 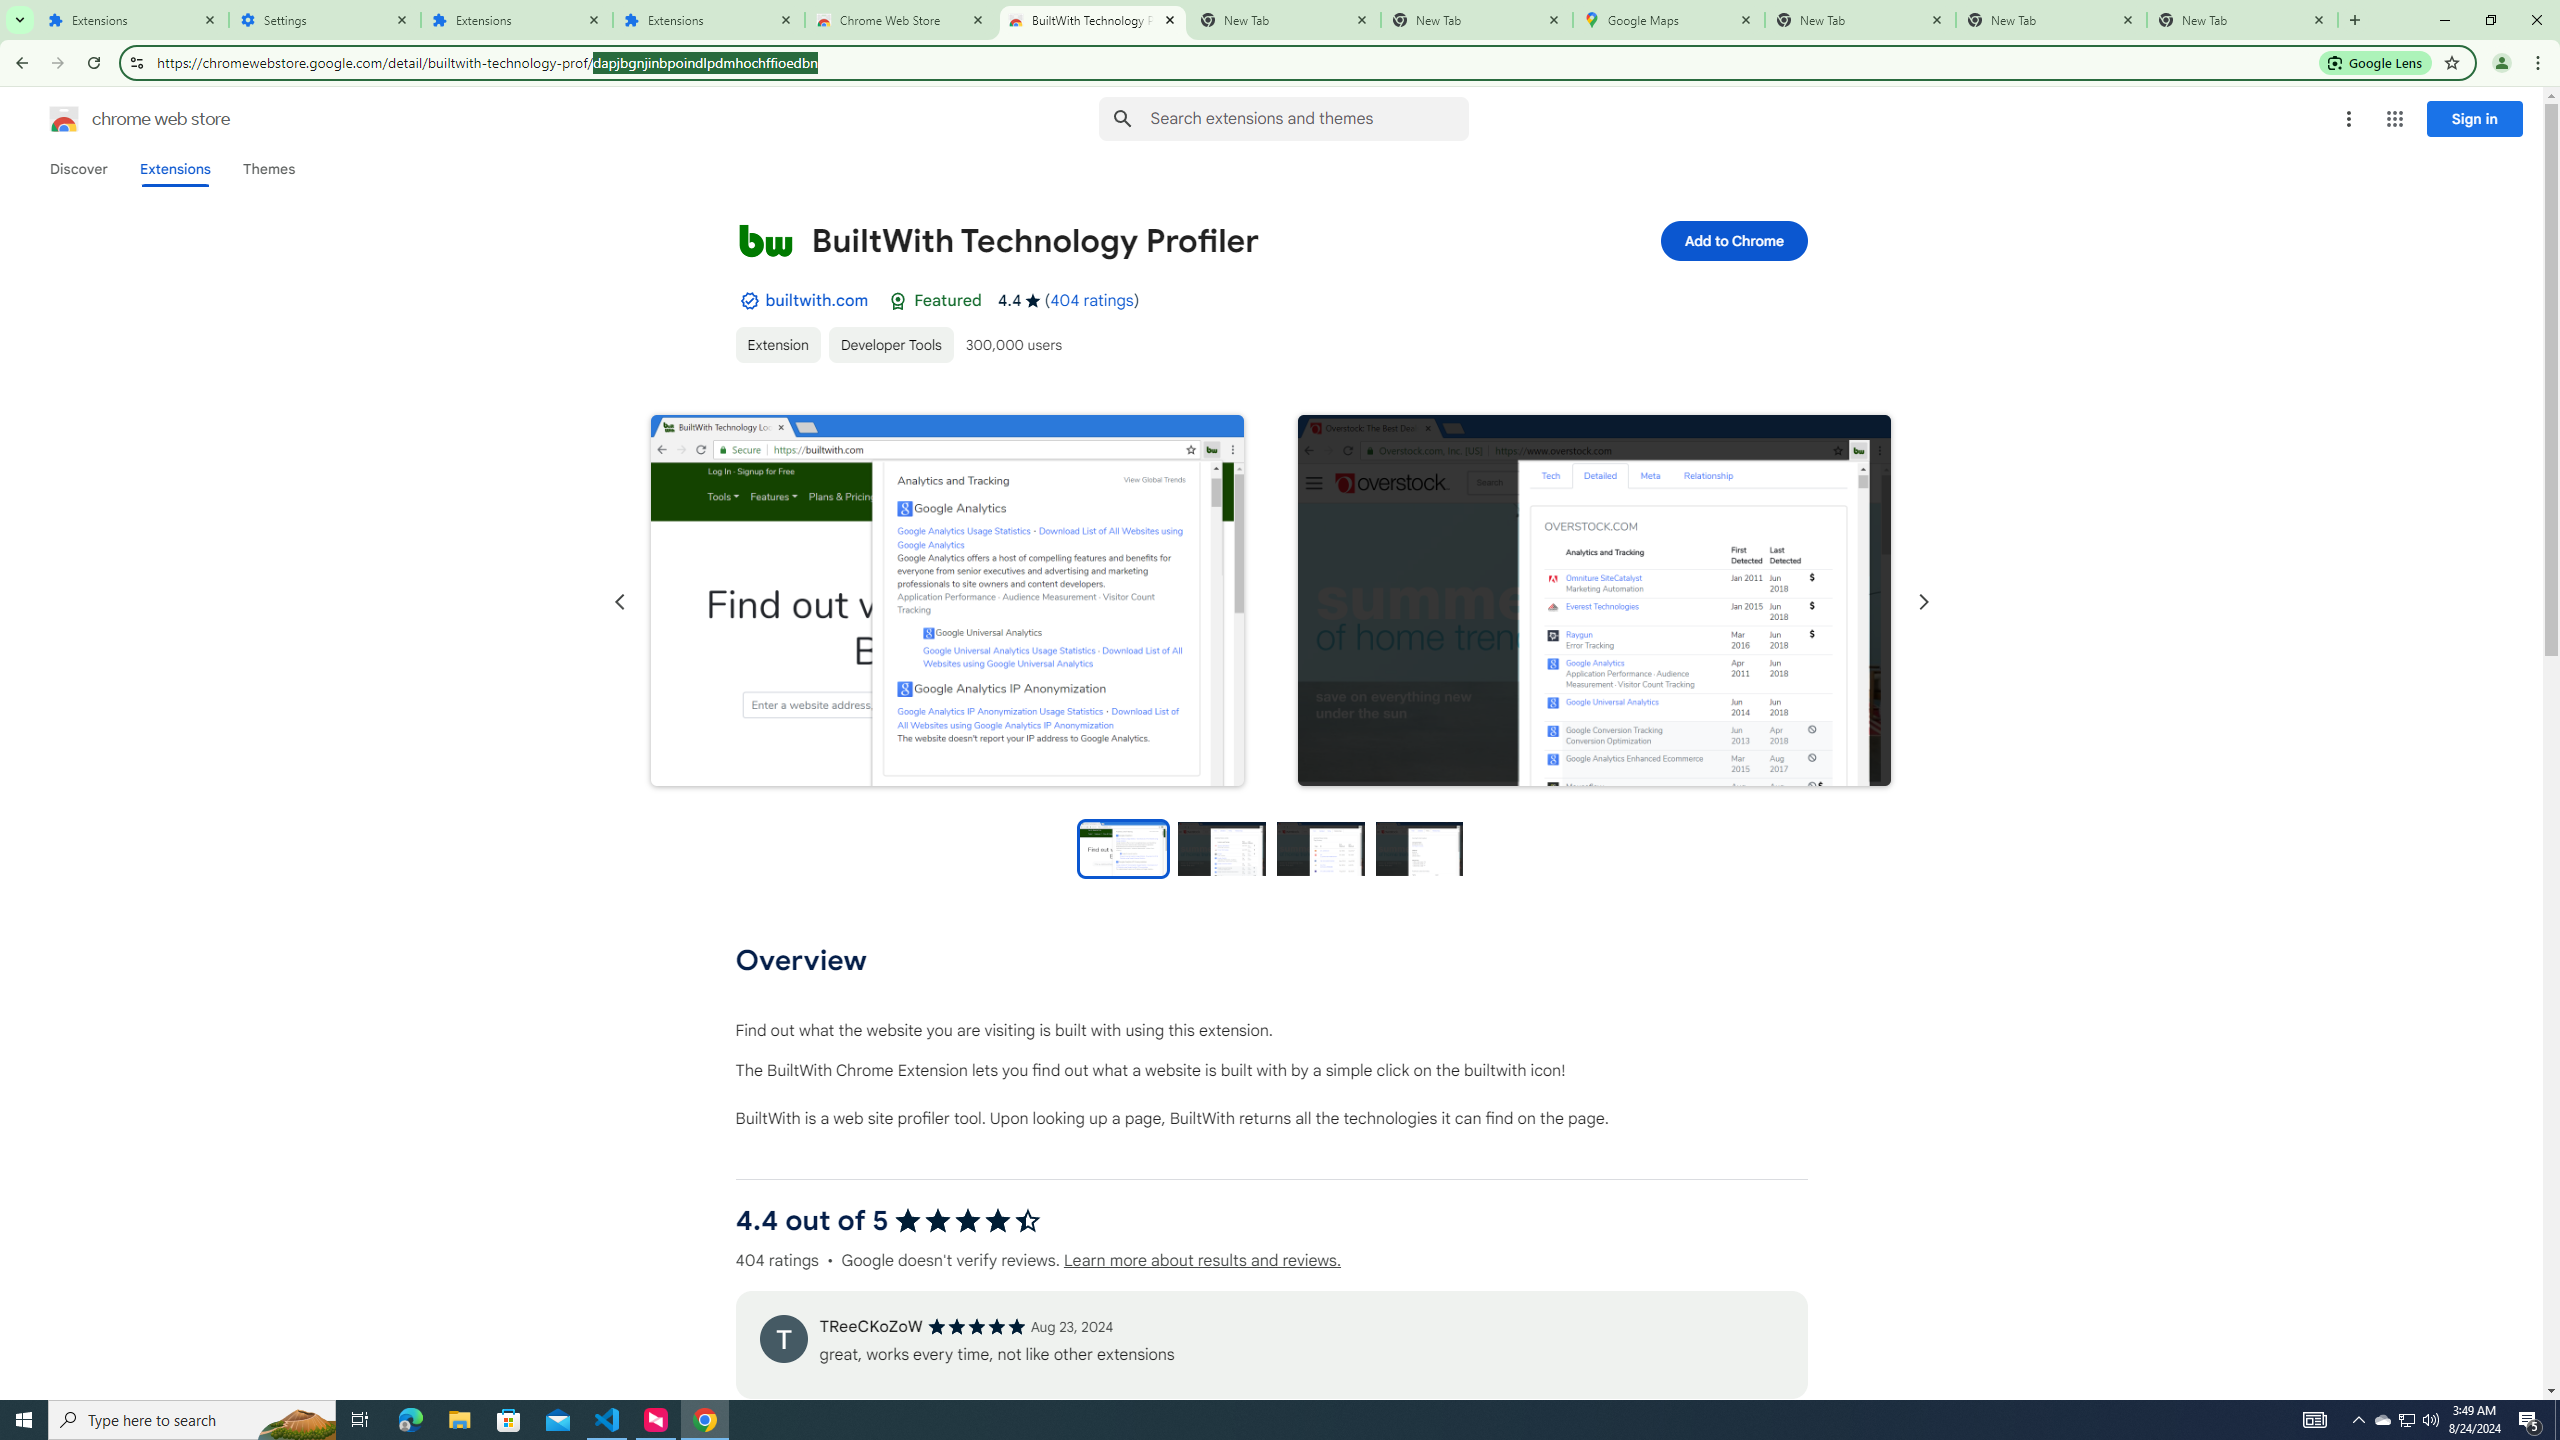 I want to click on 'builtwith.com', so click(x=815, y=299).